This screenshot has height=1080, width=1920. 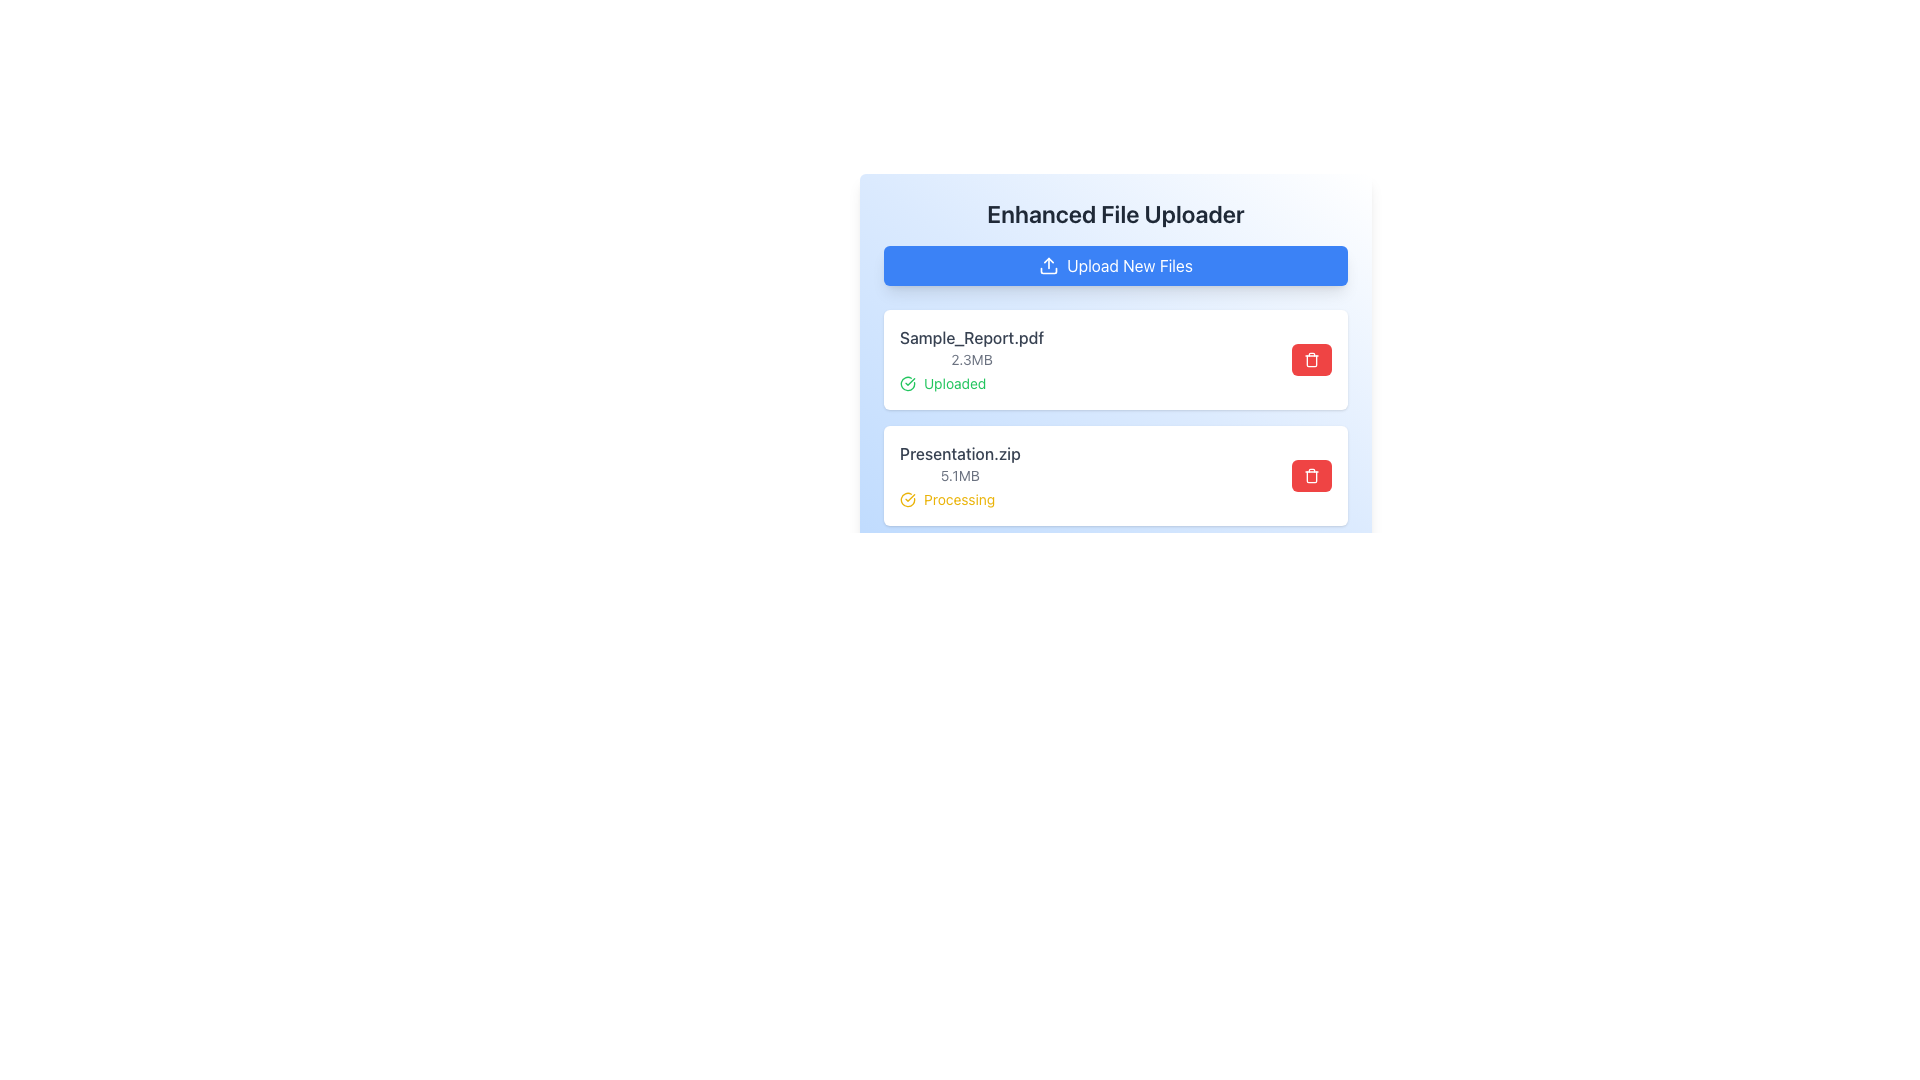 What do you see at coordinates (906, 384) in the screenshot?
I see `the small green circular icon with a checkmark located at the start of the 'Uploaded' status row for the file named 'Sample_Report.pdf'` at bounding box center [906, 384].